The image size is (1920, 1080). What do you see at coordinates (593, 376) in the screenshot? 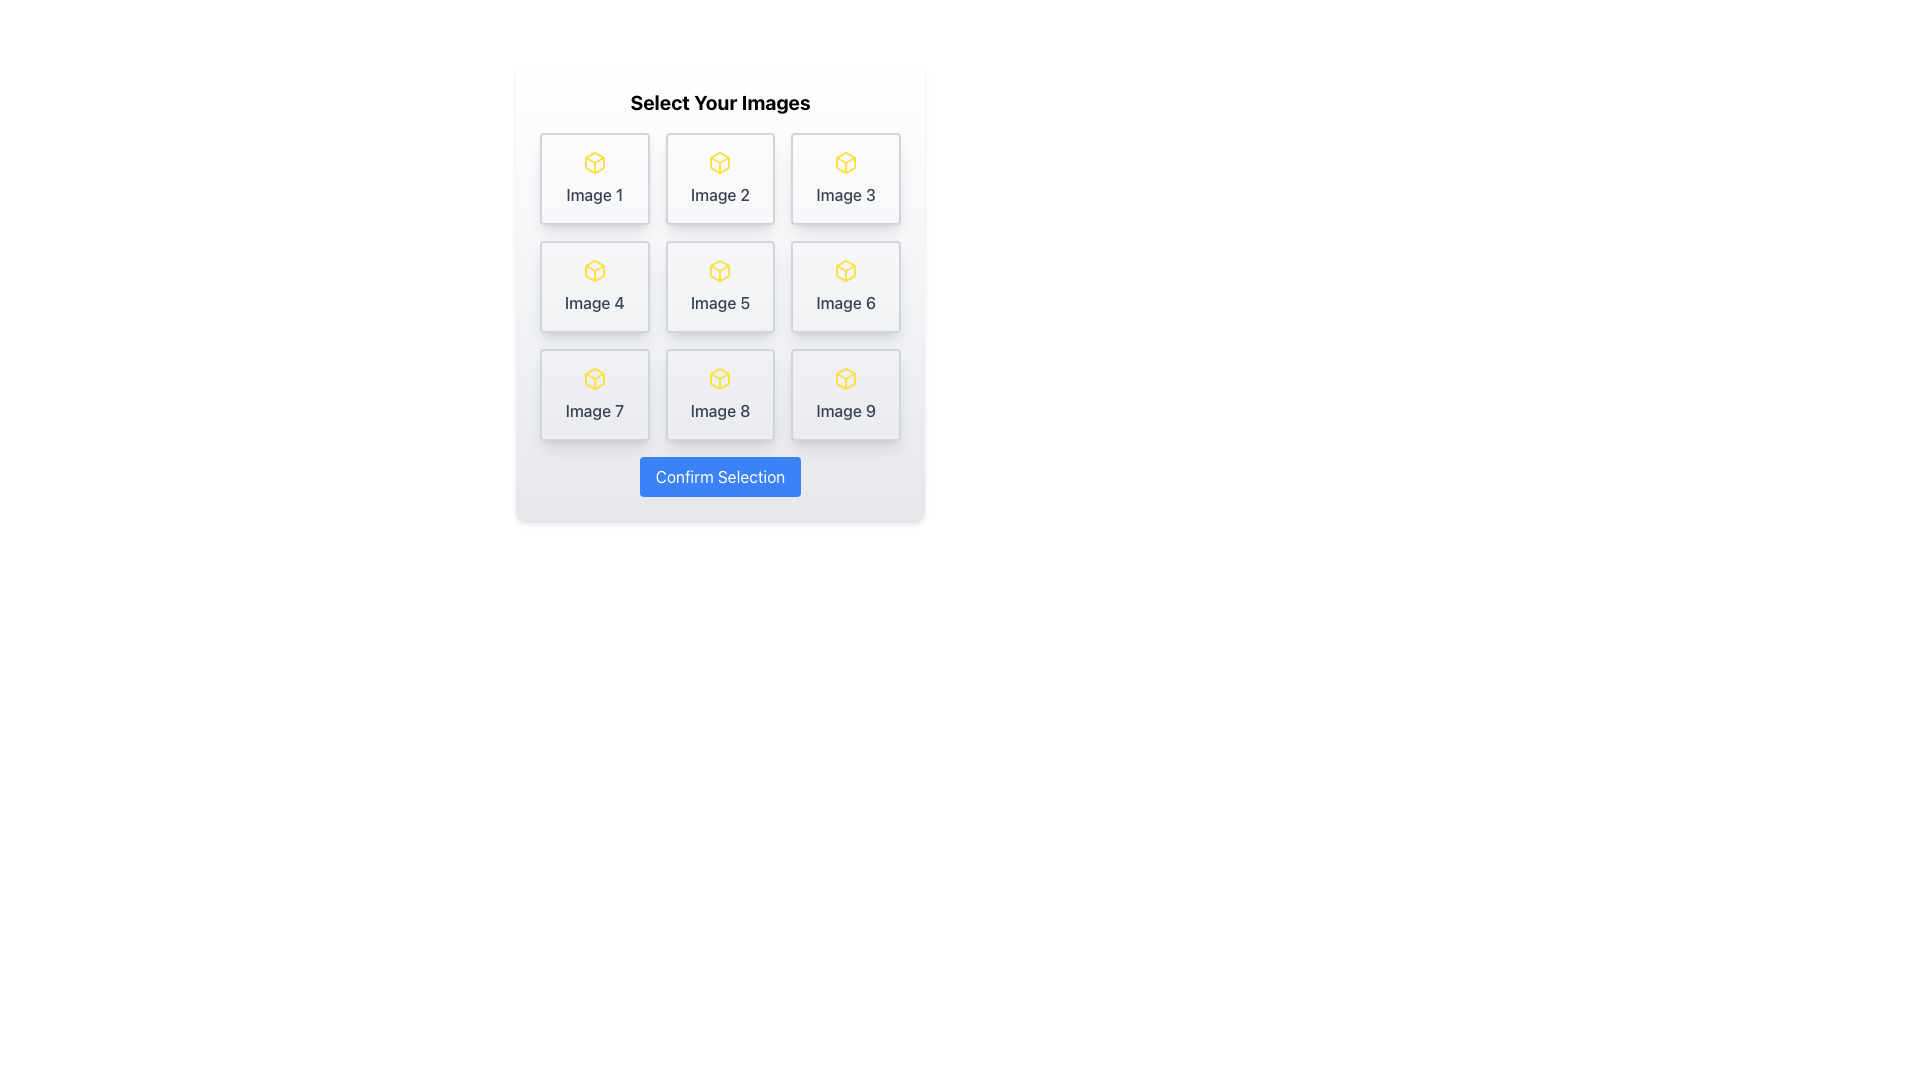
I see `the horizontal triangular line inside the SVG graphics of the box icon, which is part of the seventh item in a grid of selectable items` at bounding box center [593, 376].